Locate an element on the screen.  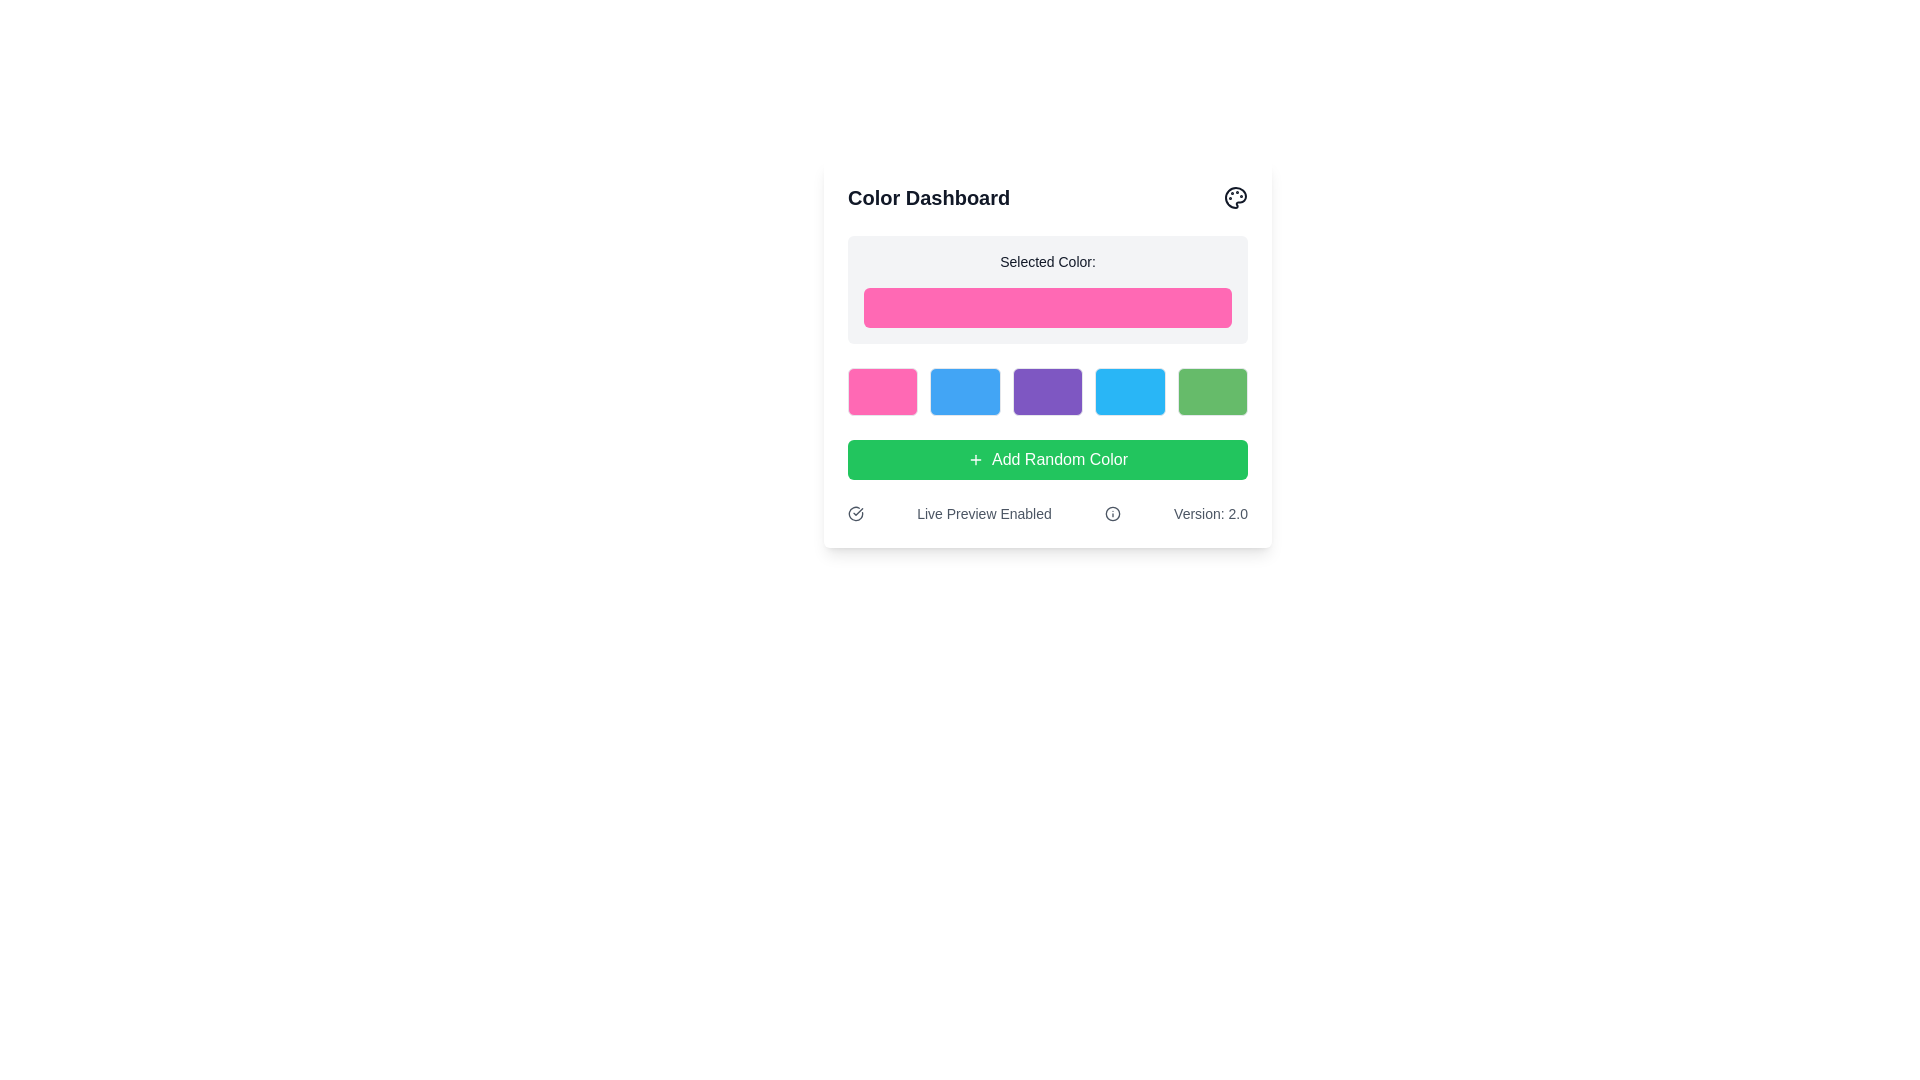
the first button in the grid below the 'Selected Color' section is located at coordinates (882, 392).